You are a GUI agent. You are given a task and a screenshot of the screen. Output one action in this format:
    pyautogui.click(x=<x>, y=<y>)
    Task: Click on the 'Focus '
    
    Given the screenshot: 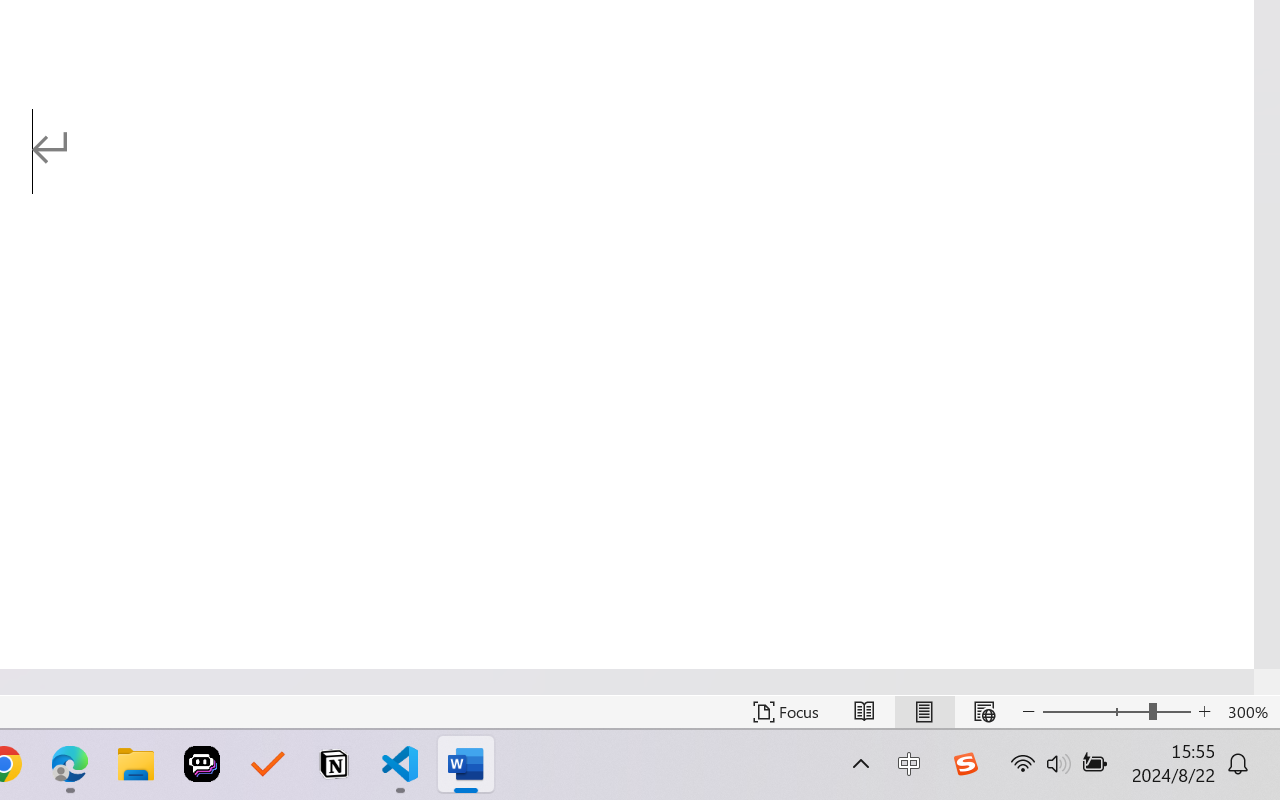 What is the action you would take?
    pyautogui.click(x=785, y=711)
    